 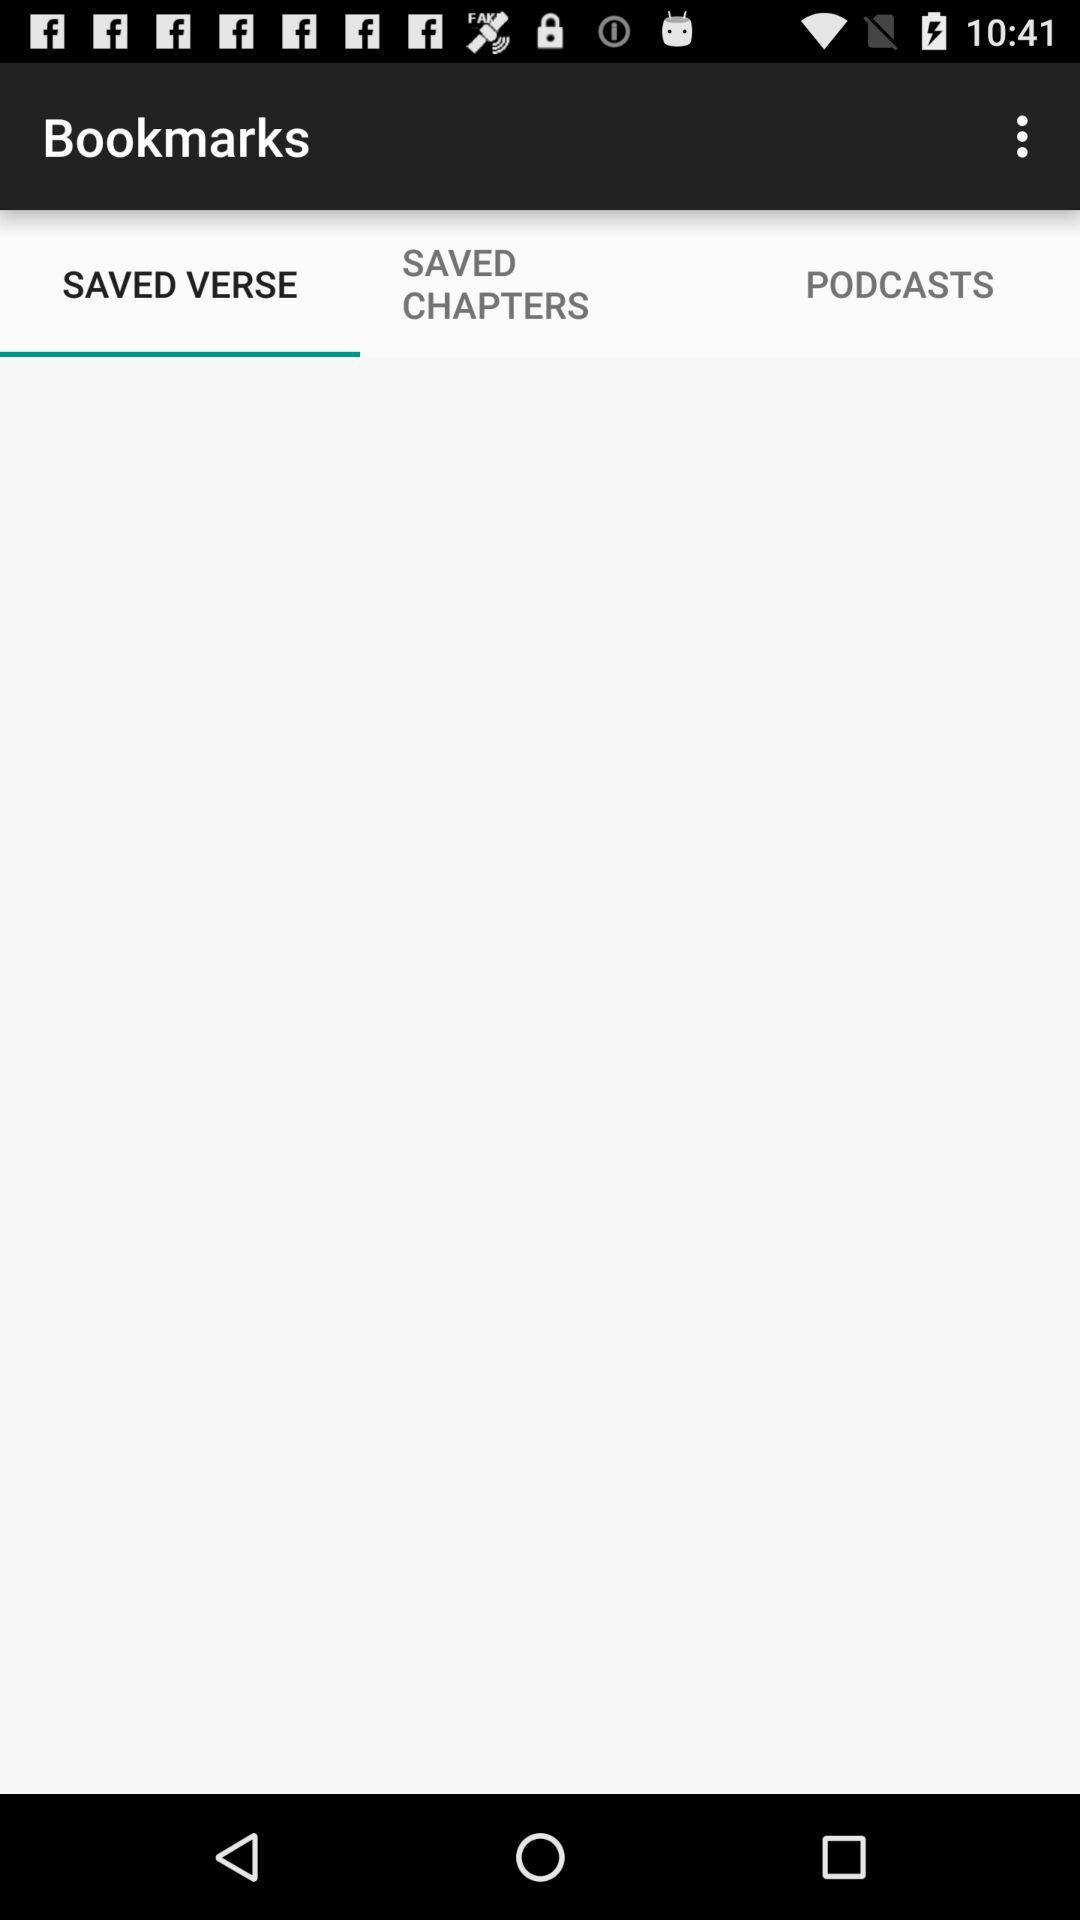 I want to click on the icon at the center, so click(x=540, y=1074).